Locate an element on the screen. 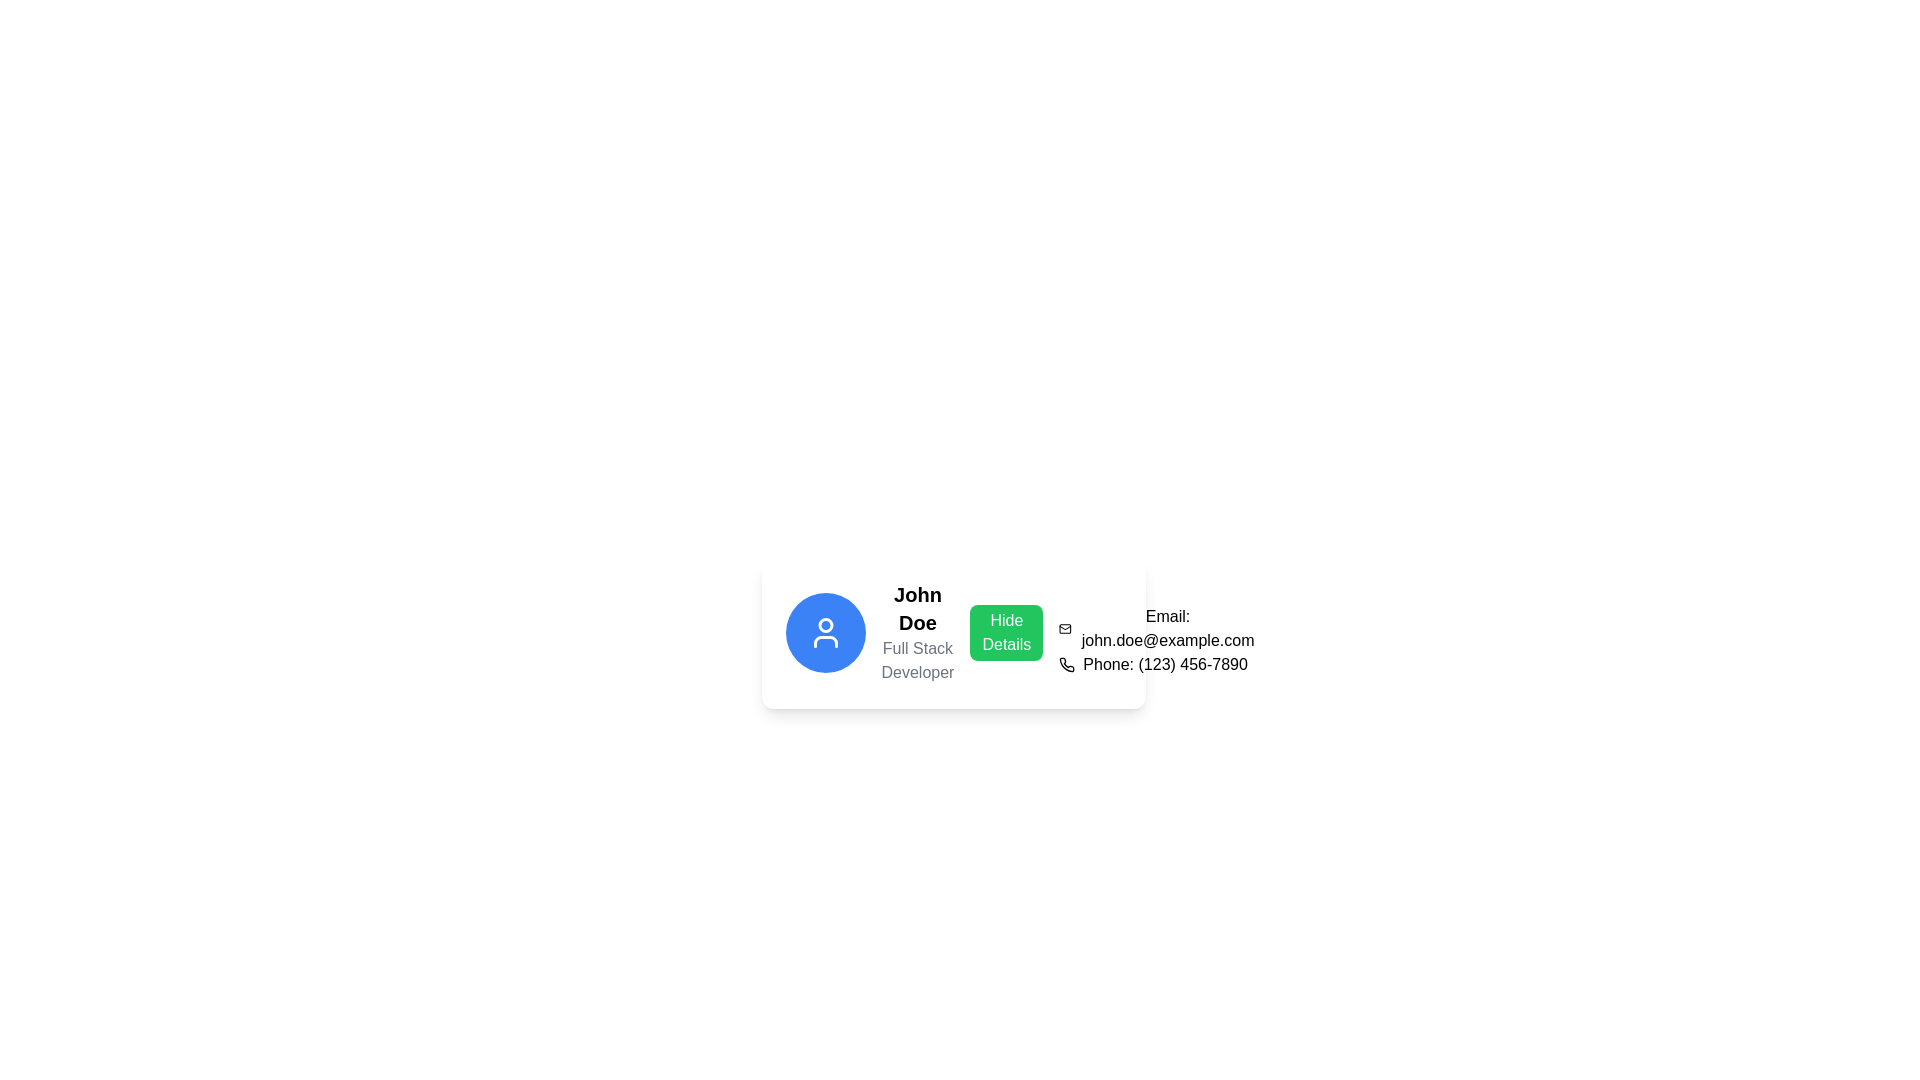 The height and width of the screenshot is (1080, 1920). the mail icon, which is a minimalist black envelope symbol located next to the text 'Email: john.doe@example.com' is located at coordinates (1064, 627).